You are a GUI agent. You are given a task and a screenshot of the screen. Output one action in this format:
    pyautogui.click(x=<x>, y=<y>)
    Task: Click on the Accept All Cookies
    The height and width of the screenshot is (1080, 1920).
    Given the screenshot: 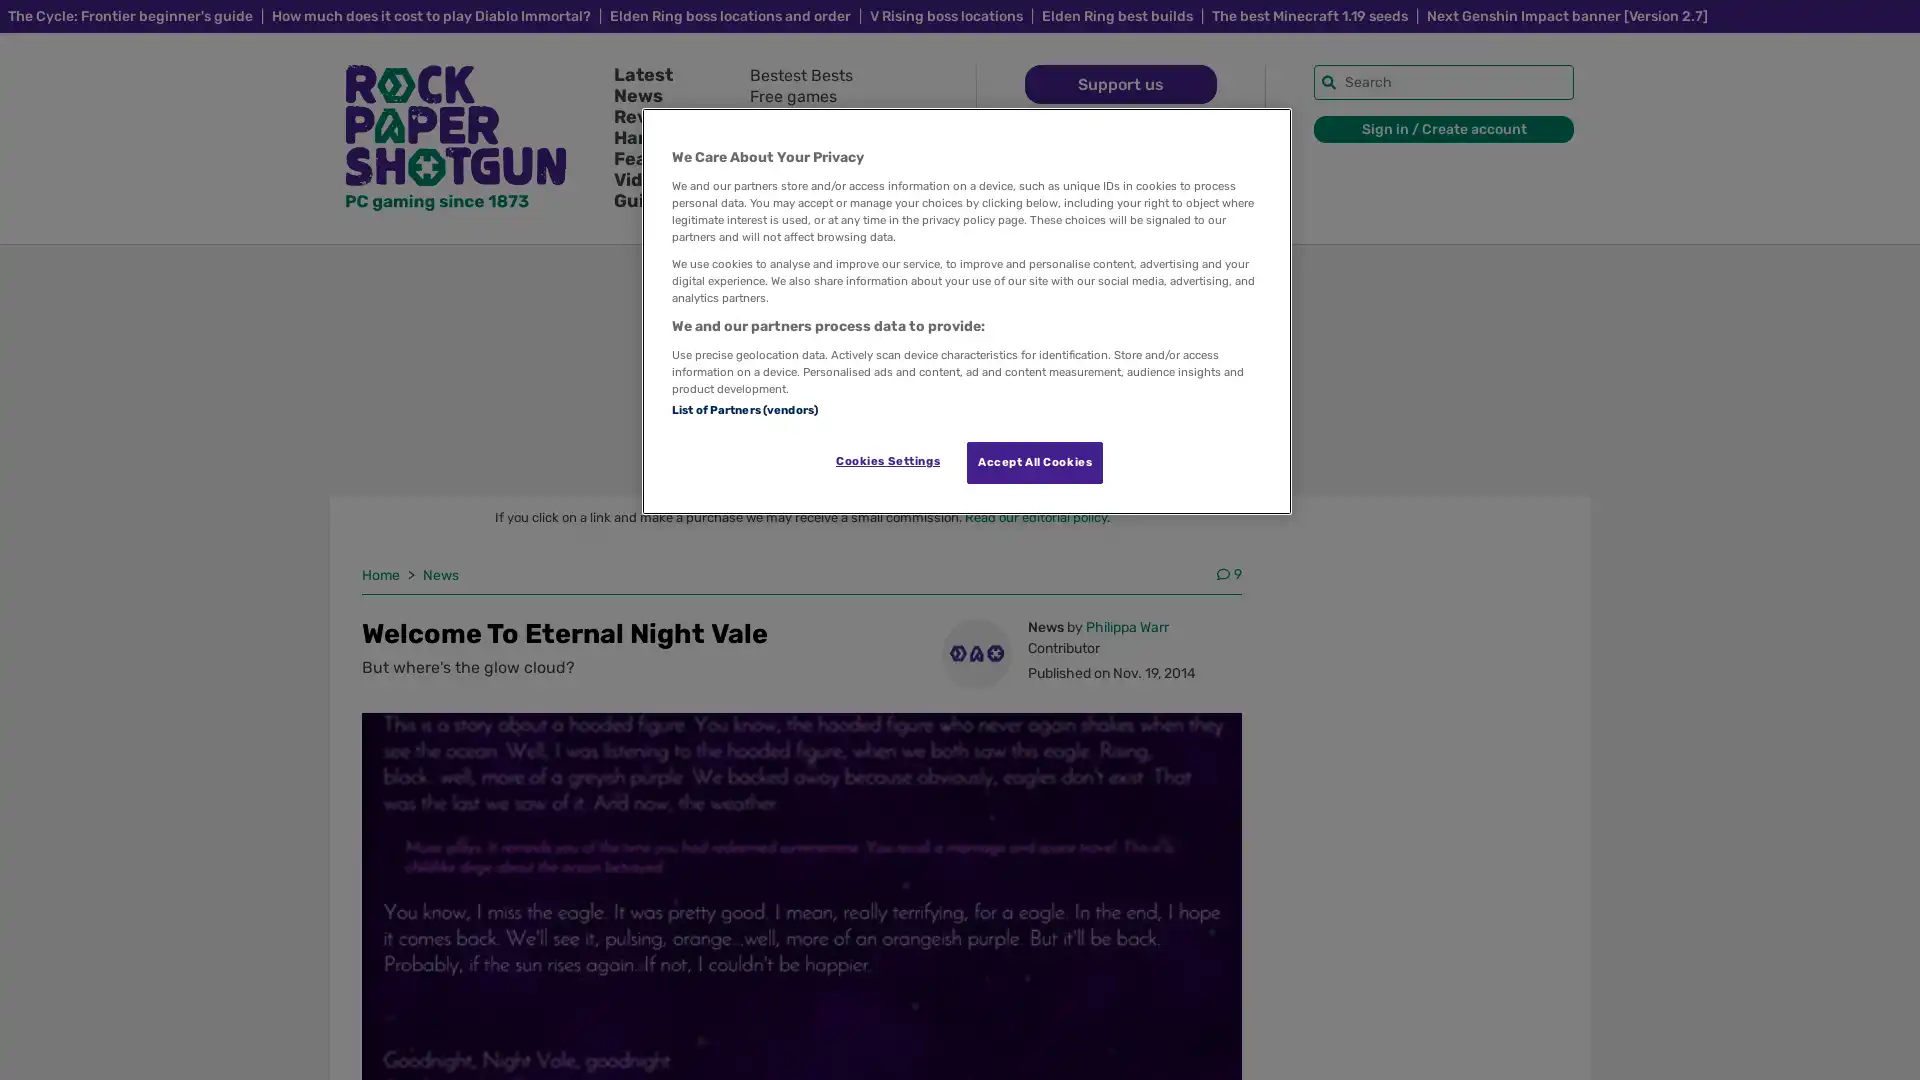 What is the action you would take?
    pyautogui.click(x=1035, y=462)
    